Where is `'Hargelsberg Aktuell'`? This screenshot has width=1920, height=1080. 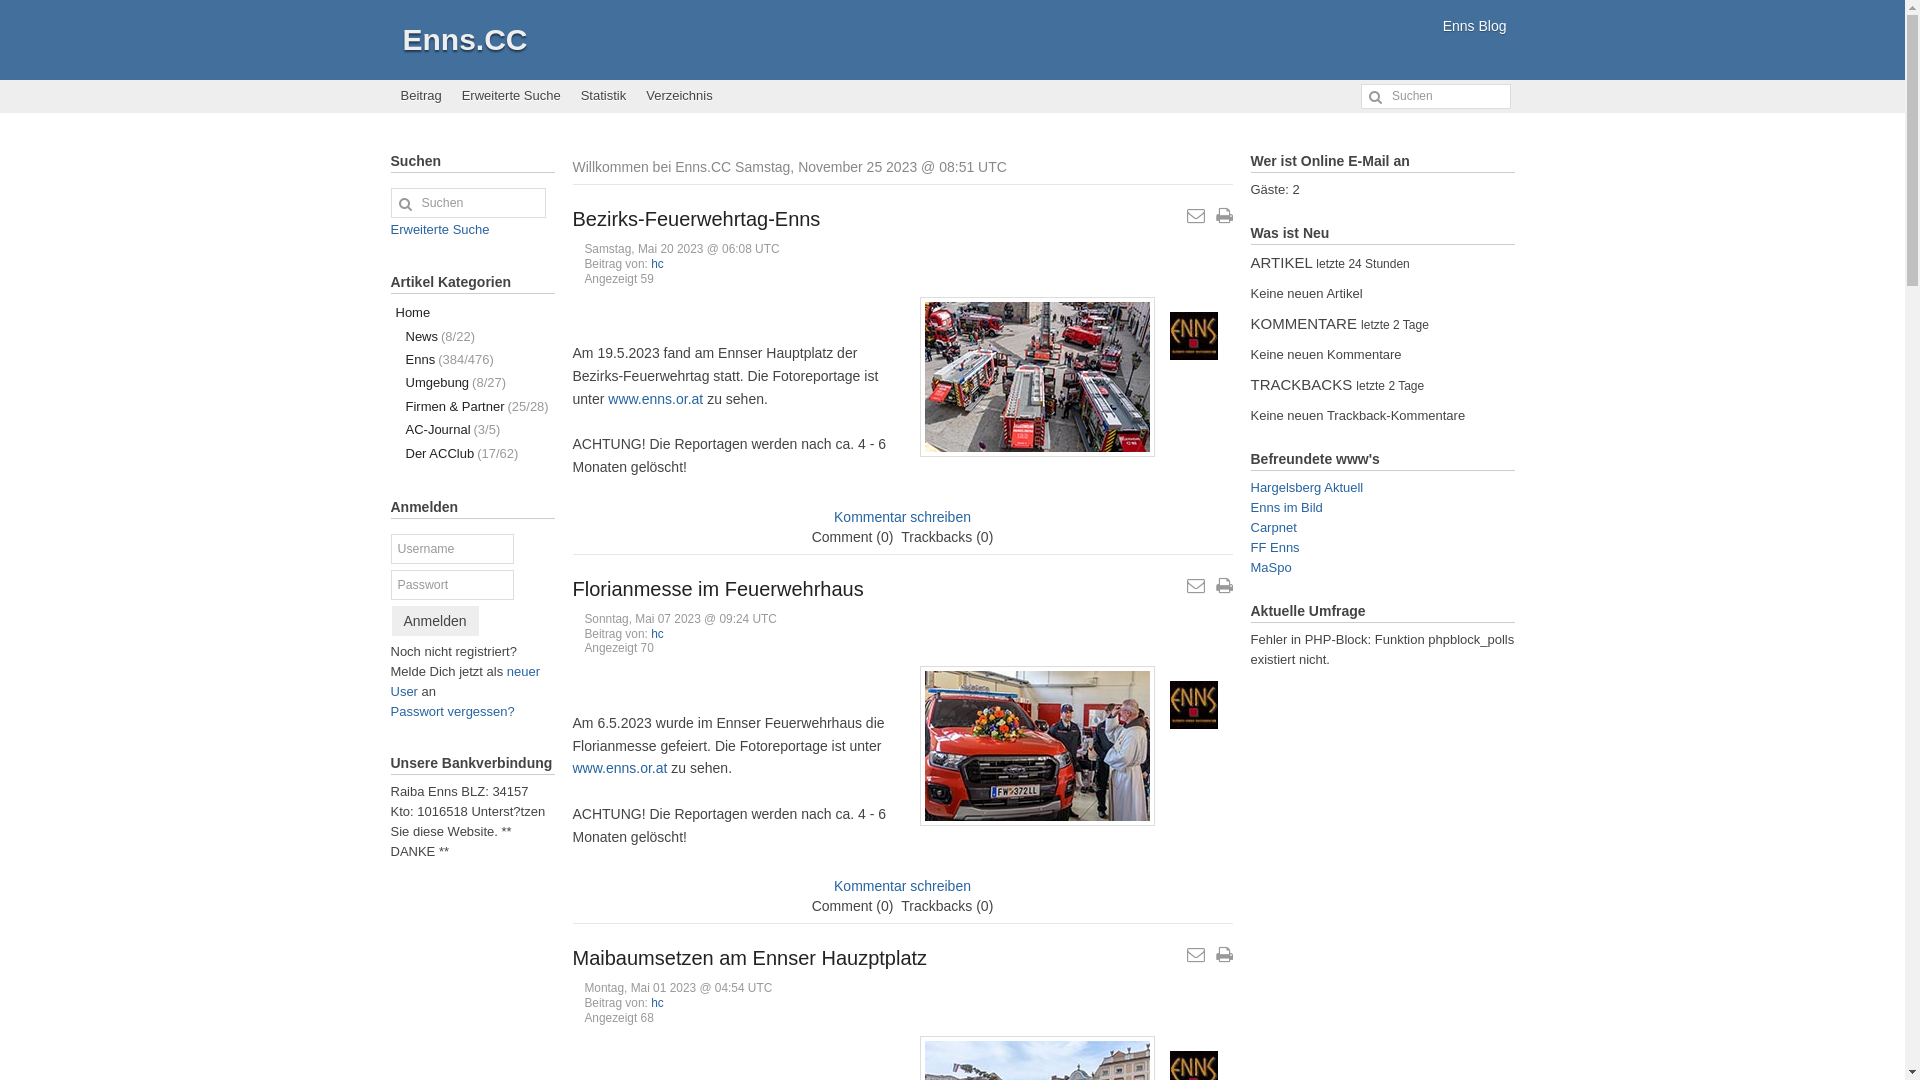
'Hargelsberg Aktuell' is located at coordinates (1306, 487).